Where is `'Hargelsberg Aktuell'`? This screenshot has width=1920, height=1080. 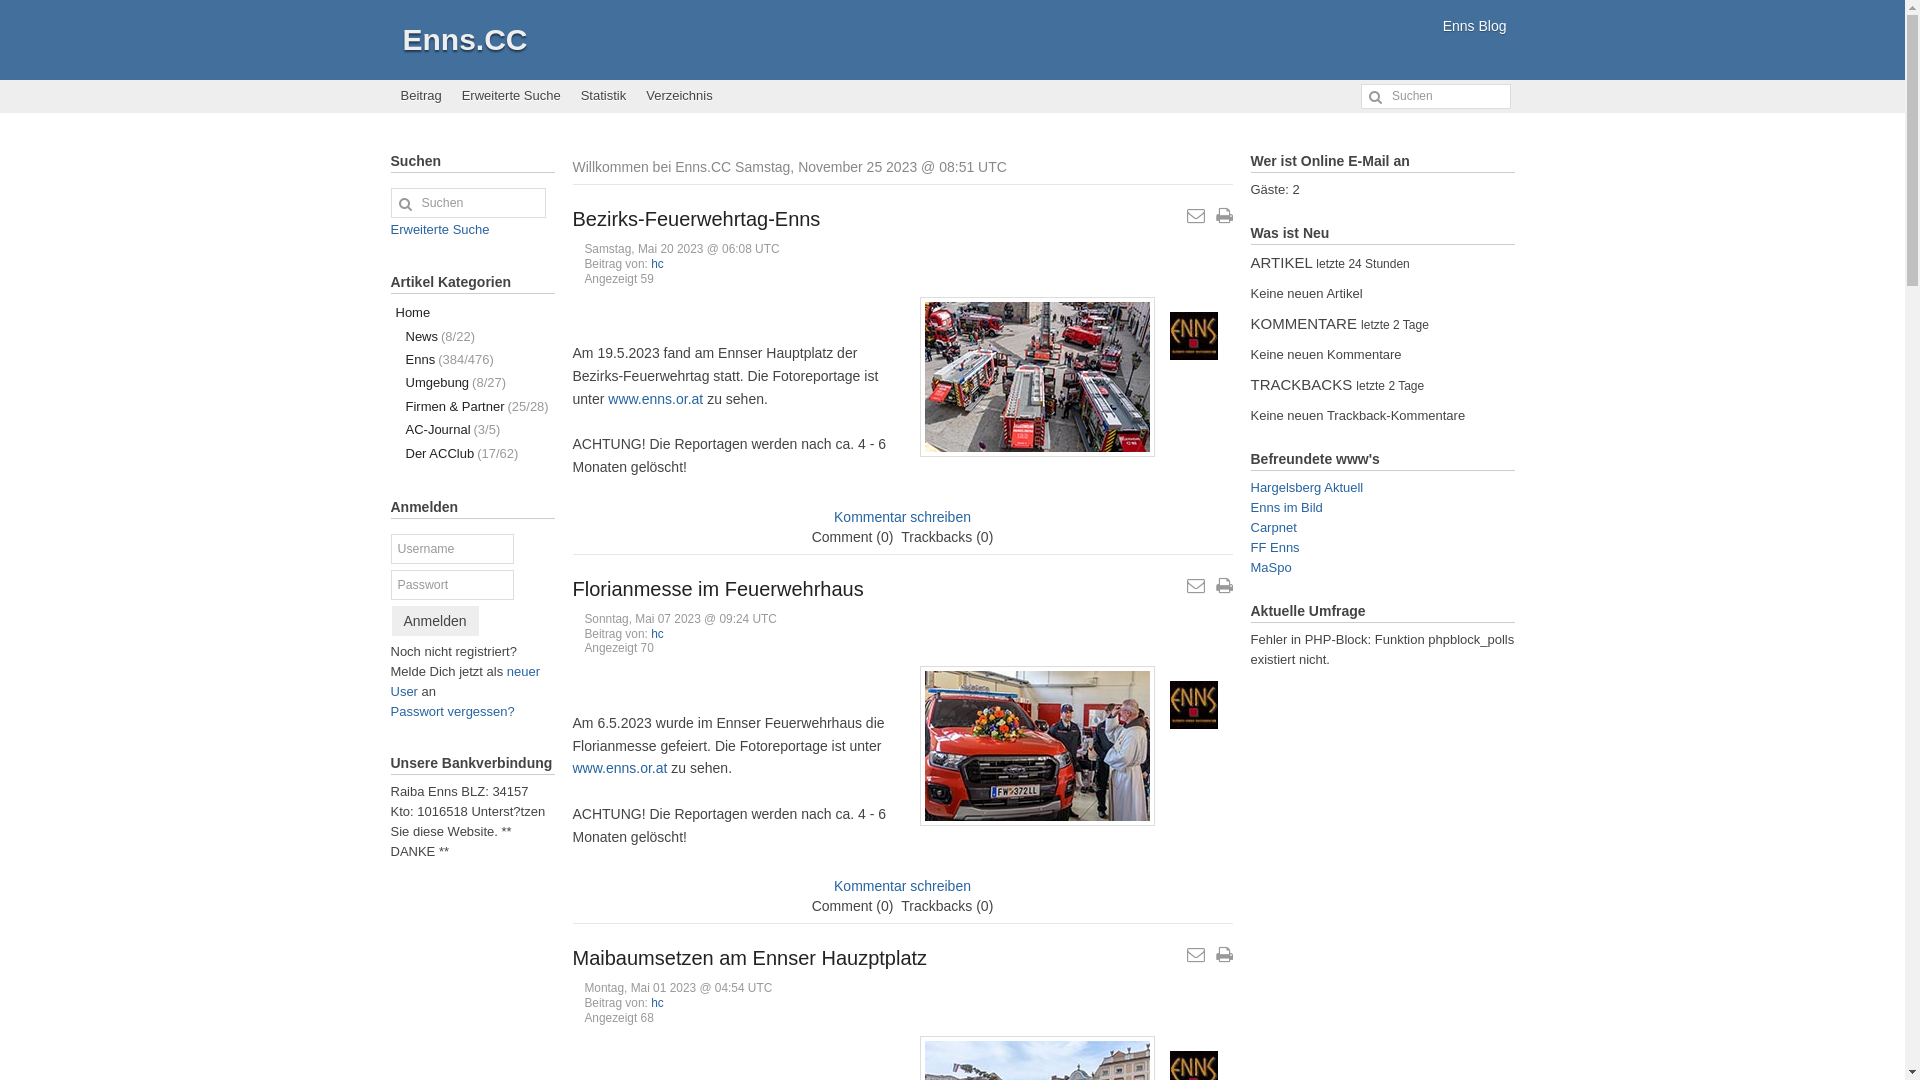
'Hargelsberg Aktuell' is located at coordinates (1306, 487).